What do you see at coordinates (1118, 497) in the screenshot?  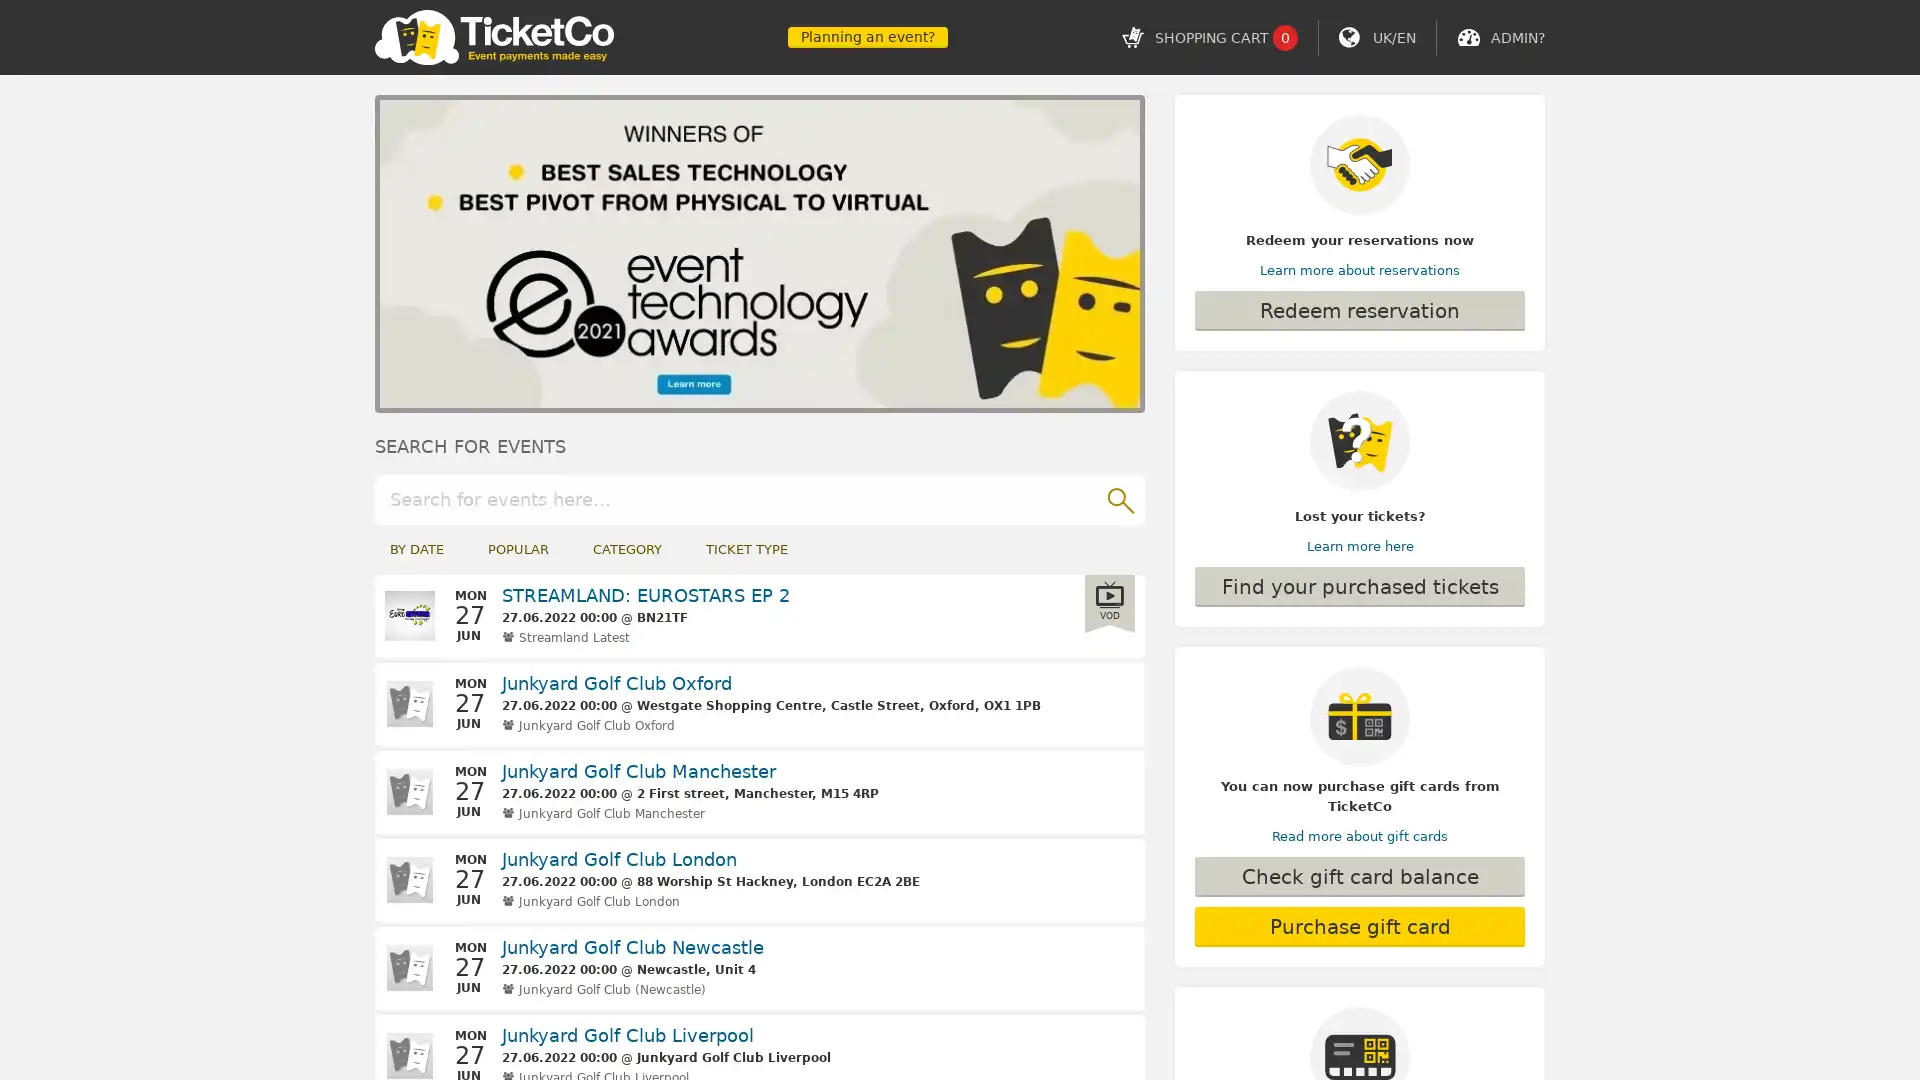 I see `Search events button` at bounding box center [1118, 497].